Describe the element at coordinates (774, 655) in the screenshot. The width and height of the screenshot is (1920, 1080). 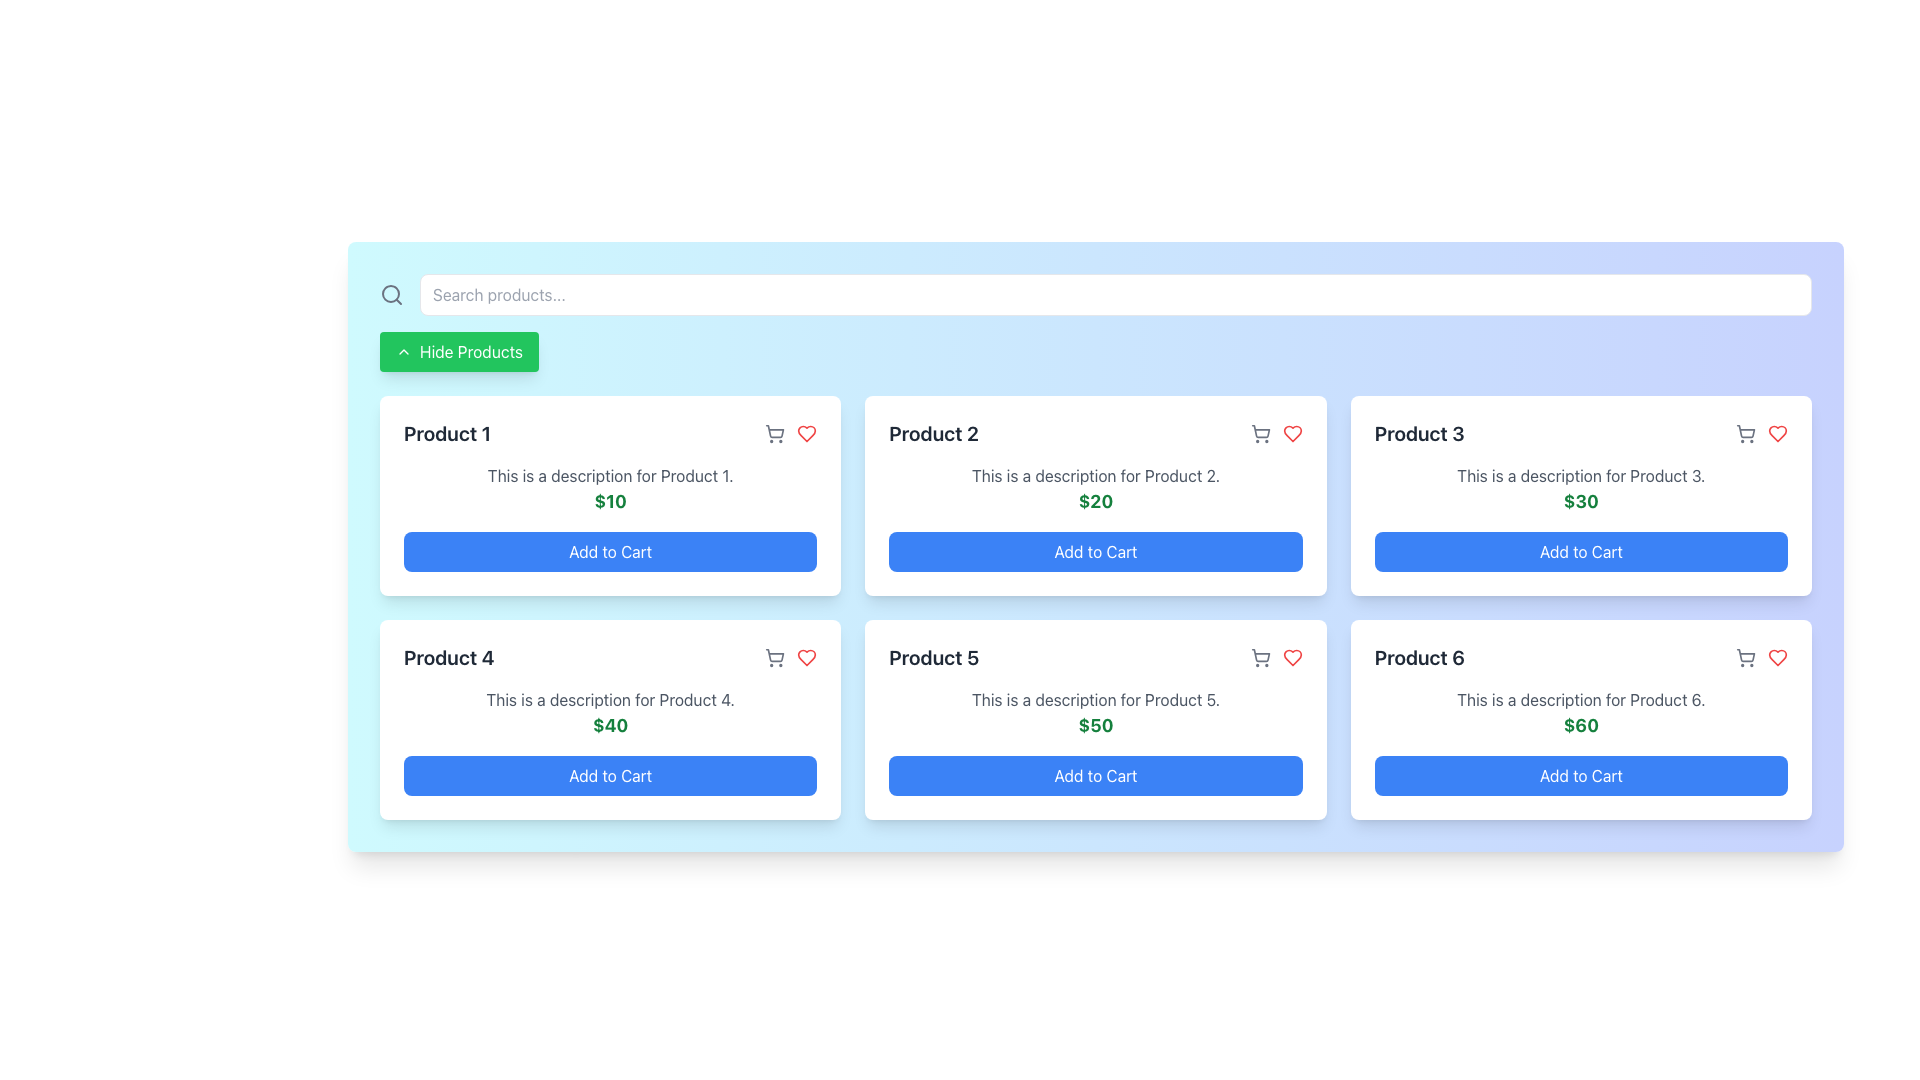
I see `the stylized shopping cart icon located in the top-right corner of the product card, which is outlined and has no fill, adjacent to the heart icon` at that location.